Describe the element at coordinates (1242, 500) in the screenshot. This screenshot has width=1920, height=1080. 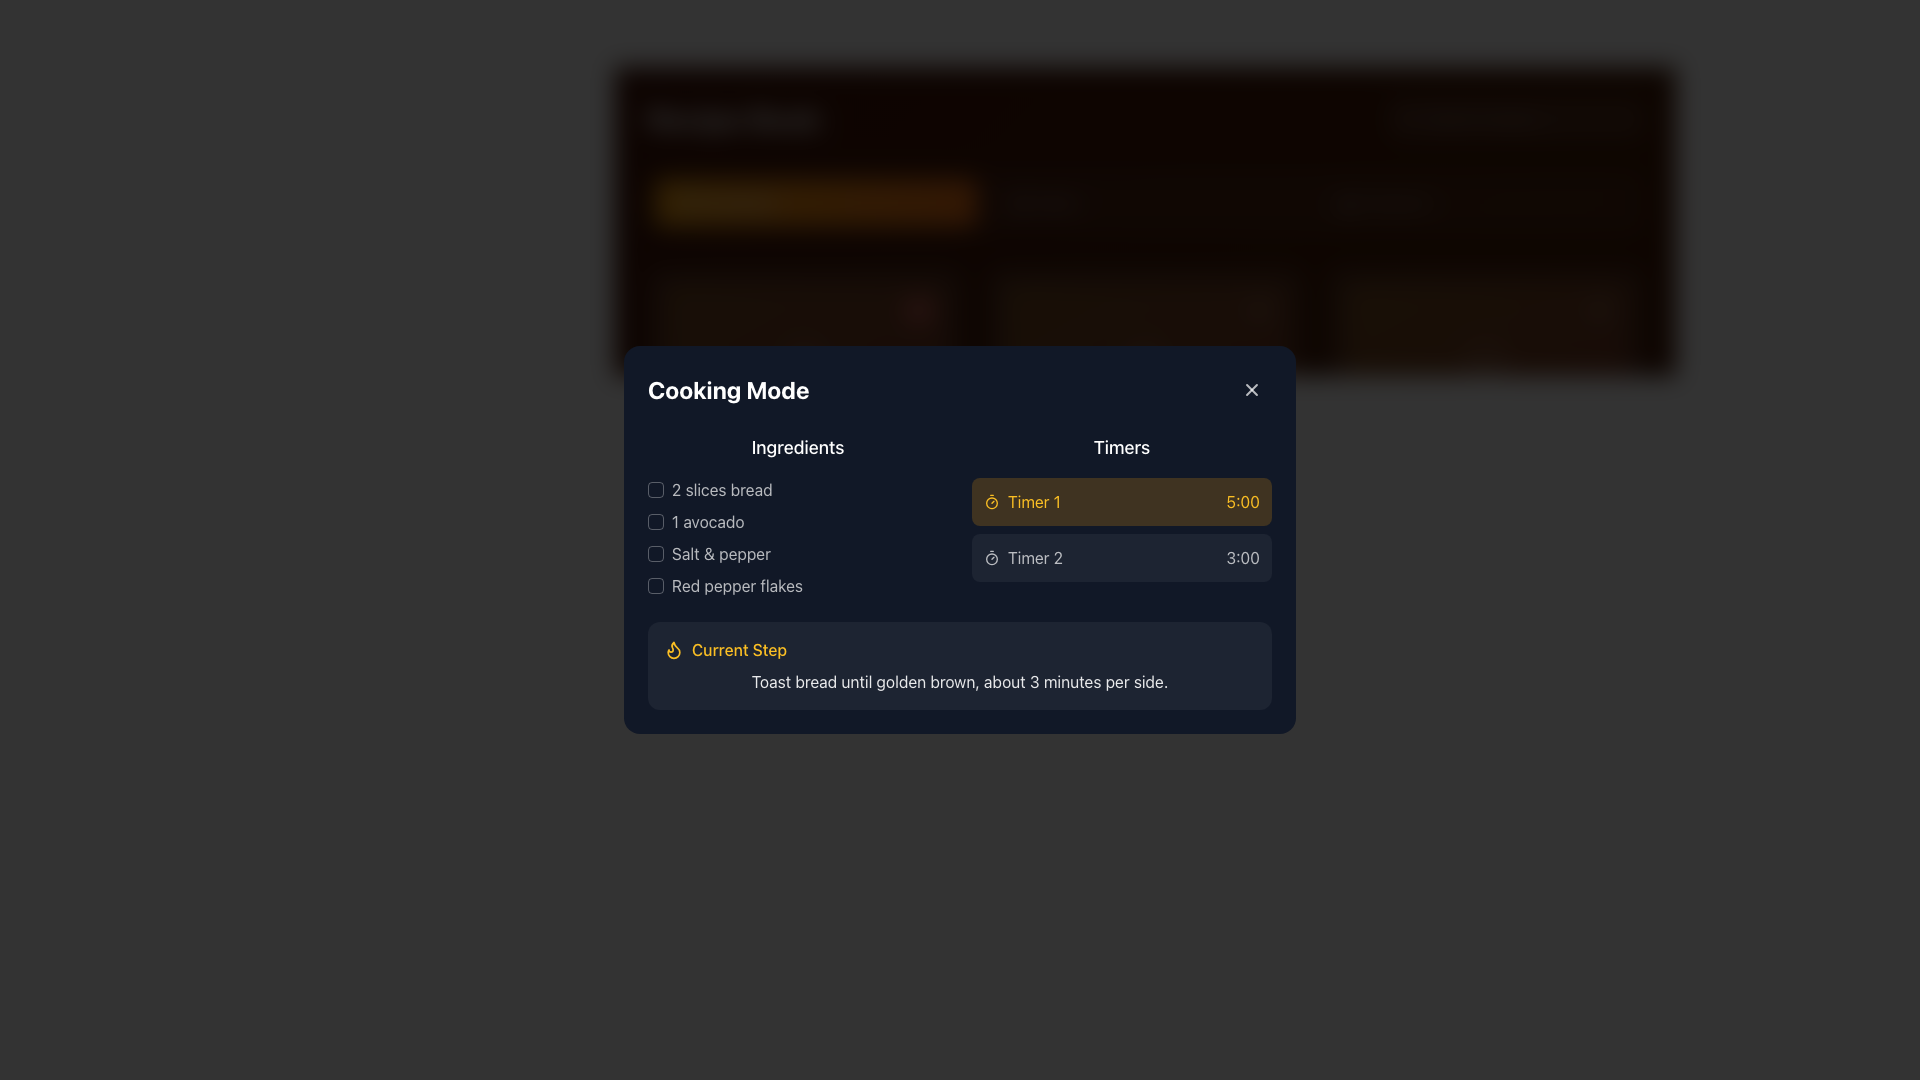
I see `the static text label displaying the time '5:00' in yellow font, located to the right of 'Timer 1' within the highlighted timer entry box in the Timers section` at that location.